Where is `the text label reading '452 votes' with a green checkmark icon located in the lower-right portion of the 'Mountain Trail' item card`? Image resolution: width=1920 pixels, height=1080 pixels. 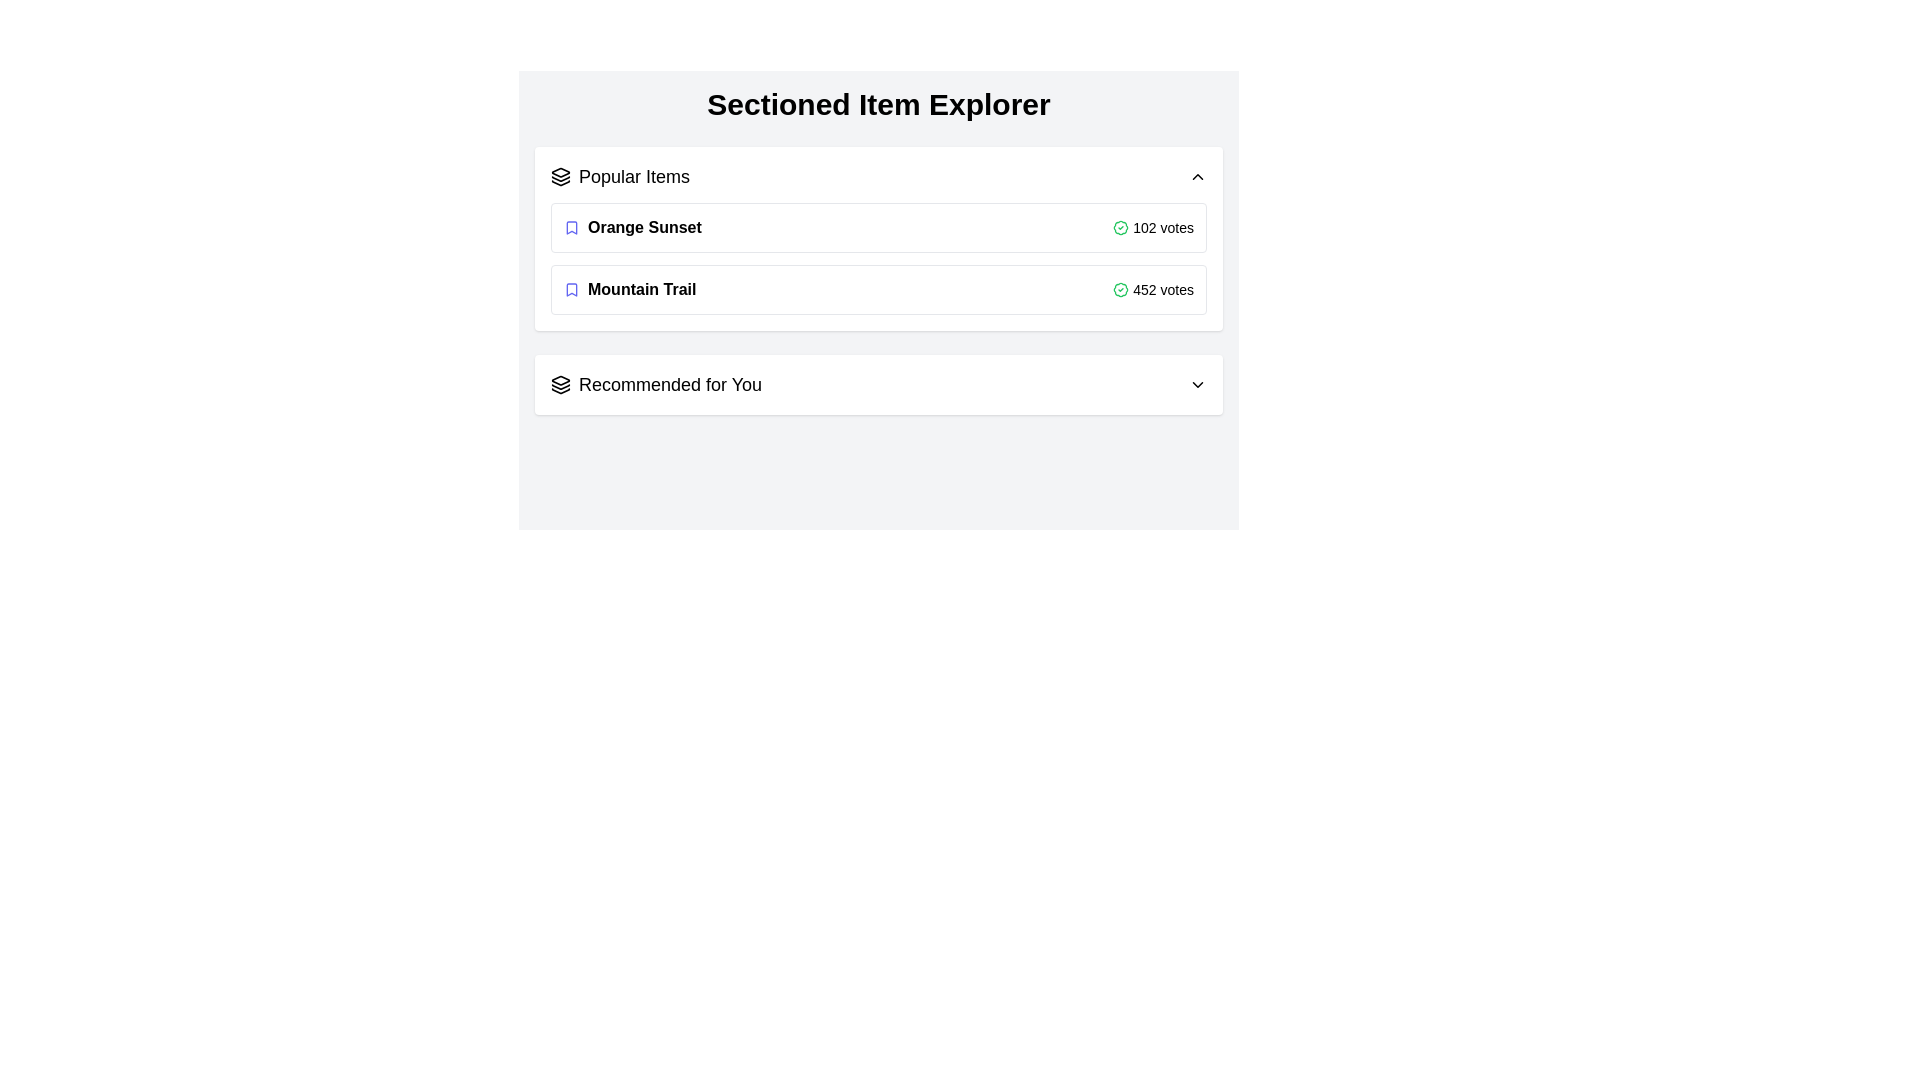 the text label reading '452 votes' with a green checkmark icon located in the lower-right portion of the 'Mountain Trail' item card is located at coordinates (1153, 289).